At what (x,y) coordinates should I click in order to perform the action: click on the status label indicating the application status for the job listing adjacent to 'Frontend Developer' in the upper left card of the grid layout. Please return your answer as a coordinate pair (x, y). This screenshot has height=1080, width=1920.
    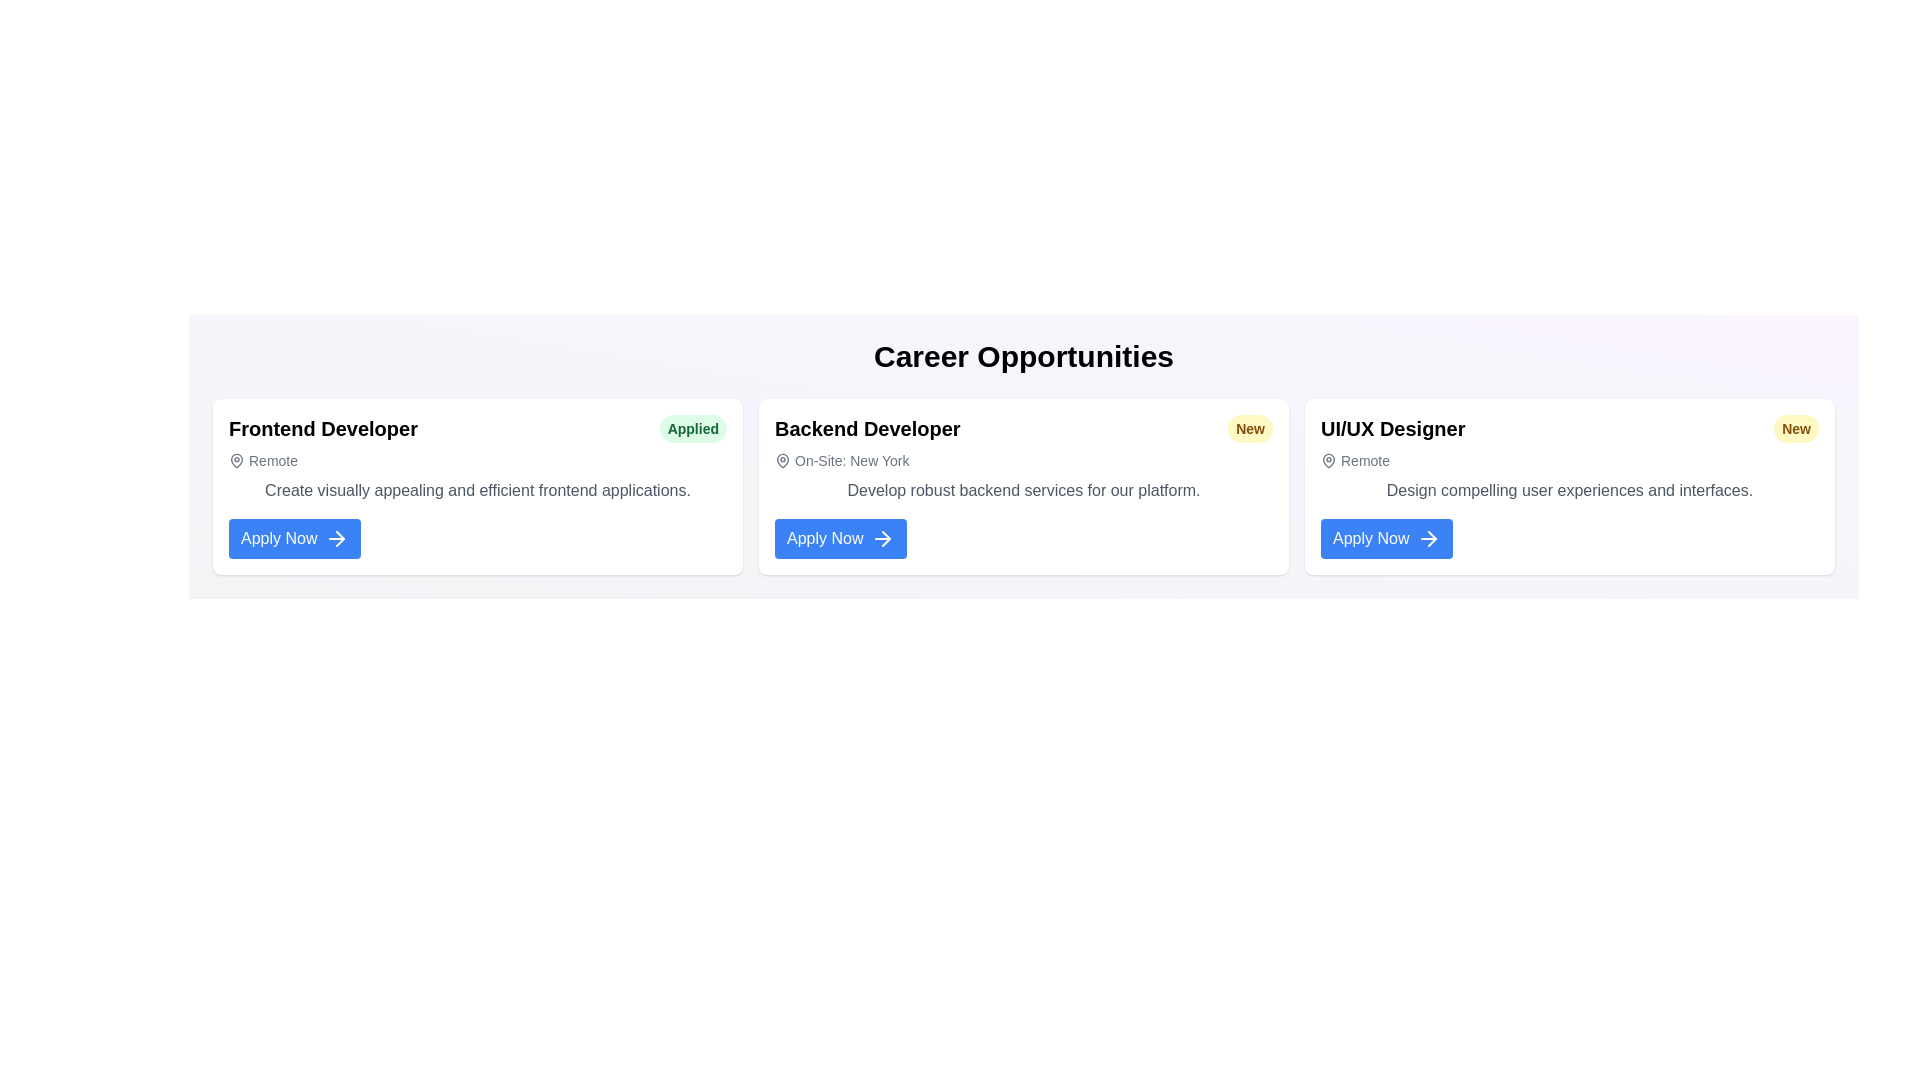
    Looking at the image, I should click on (693, 427).